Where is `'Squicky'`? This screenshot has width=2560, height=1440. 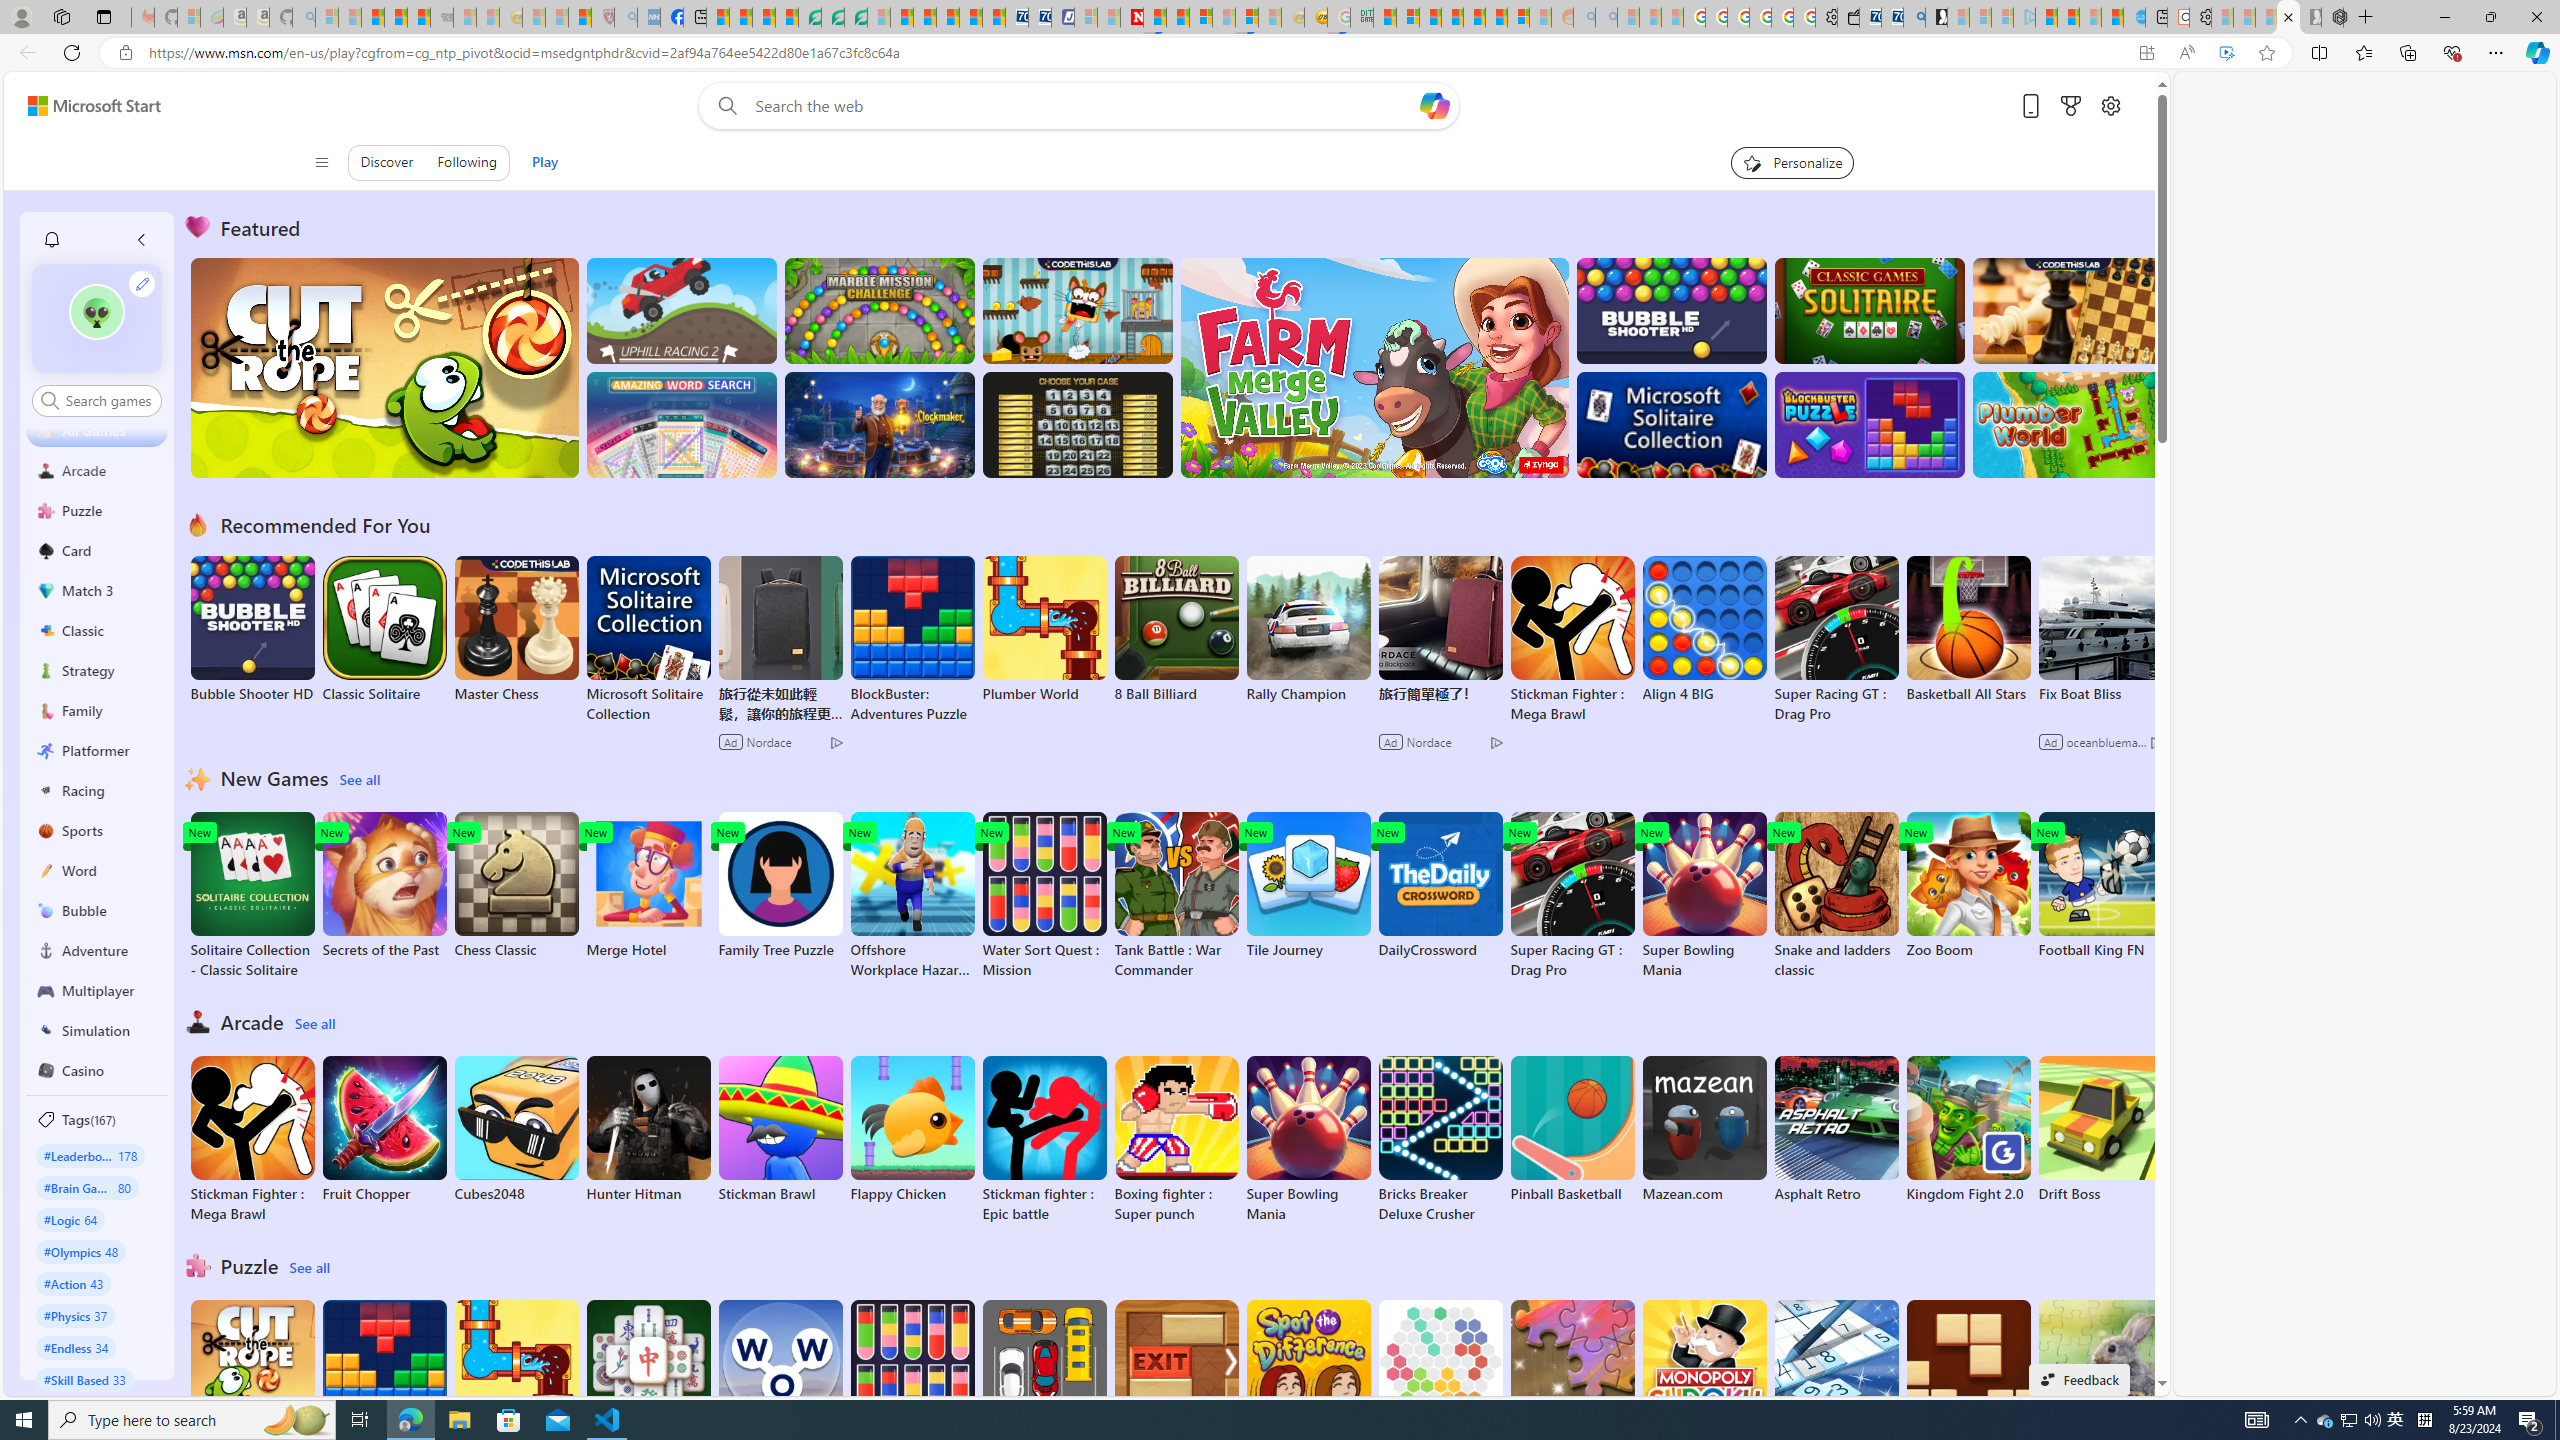 'Squicky' is located at coordinates (1076, 310).